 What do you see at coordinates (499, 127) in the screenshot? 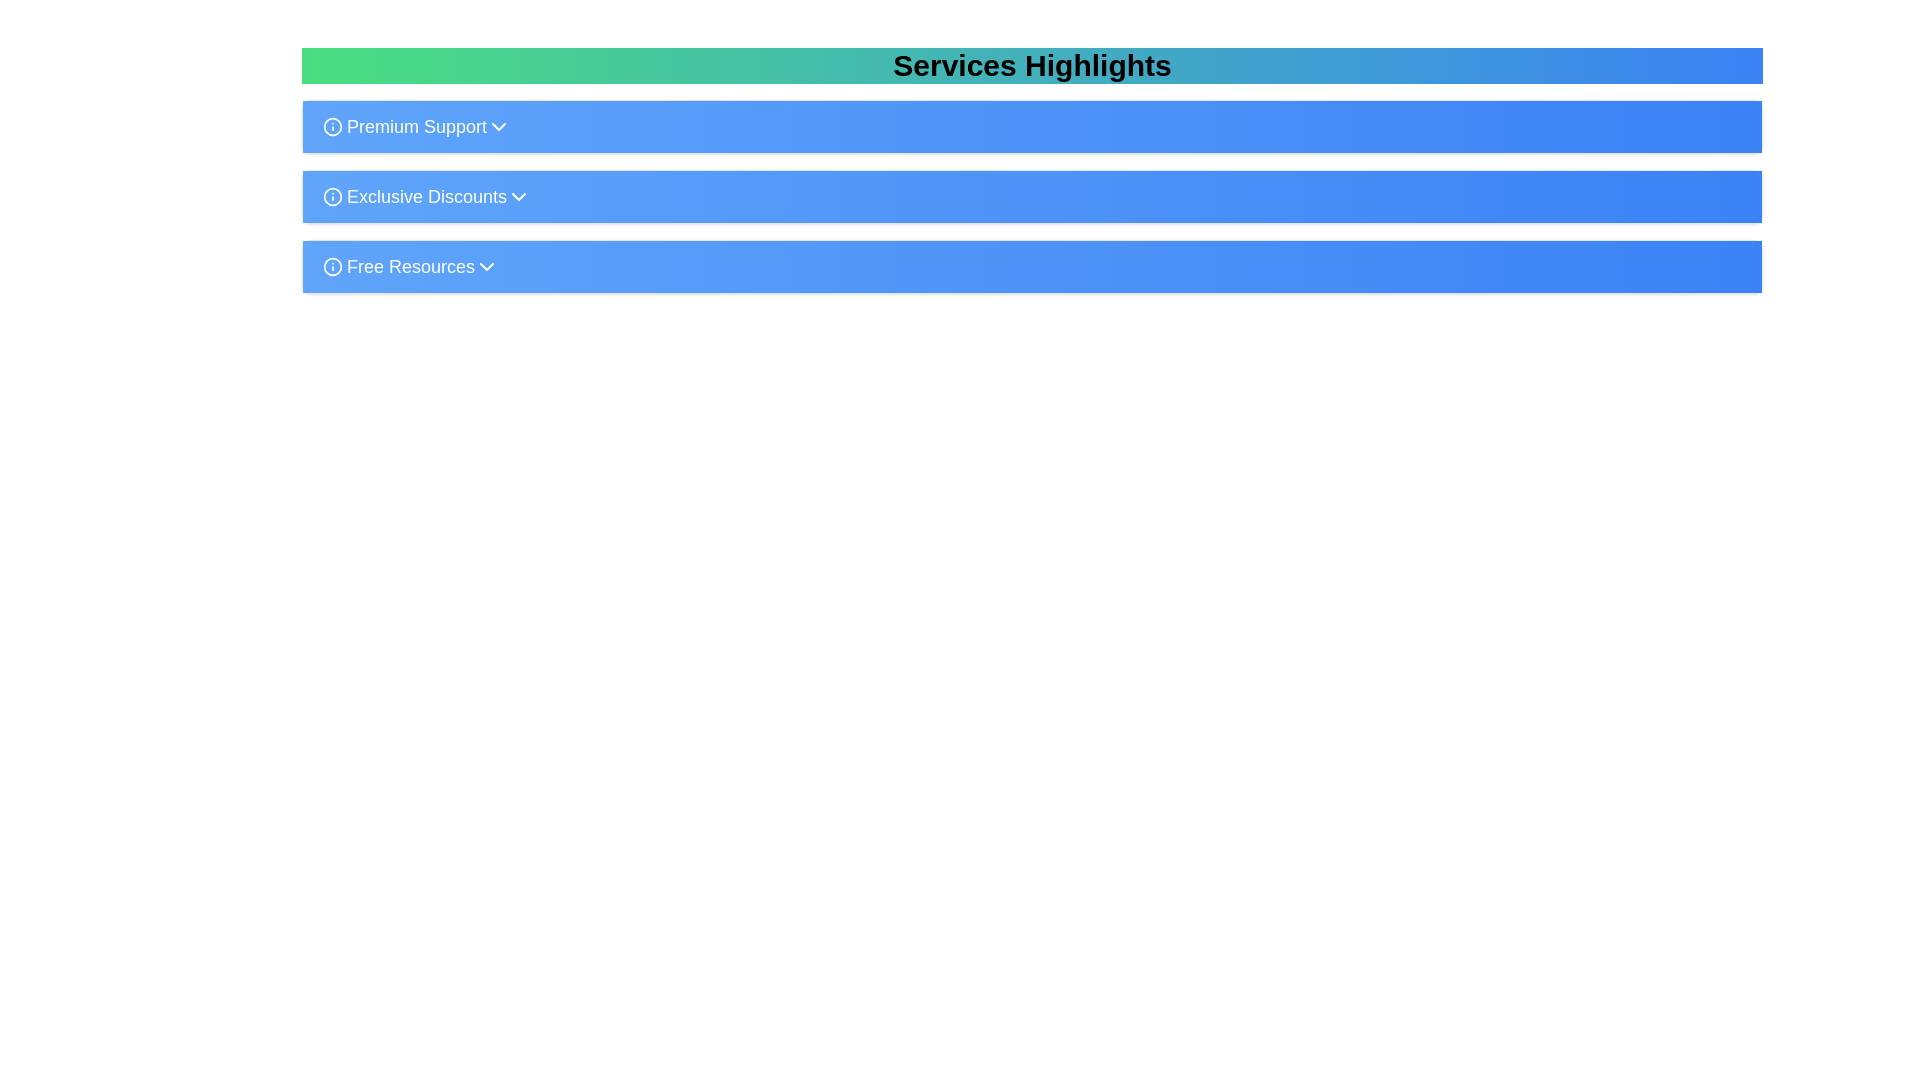
I see `the chevron icon at the far right of the 'Premium Support' button` at bounding box center [499, 127].